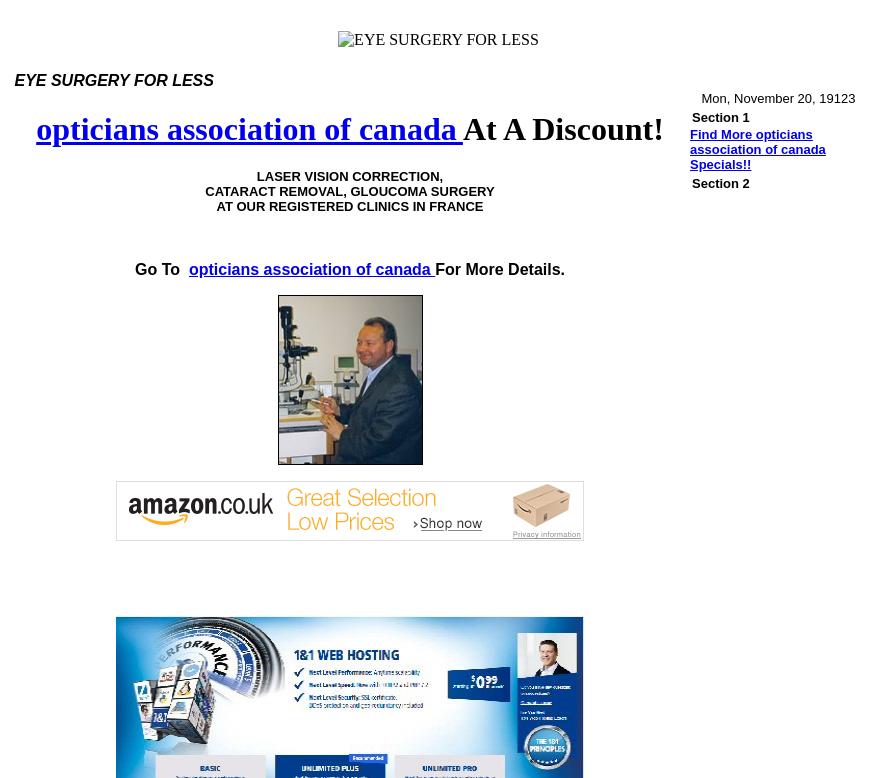 The image size is (869, 778). Describe the element at coordinates (156, 269) in the screenshot. I see `'Go To'` at that location.